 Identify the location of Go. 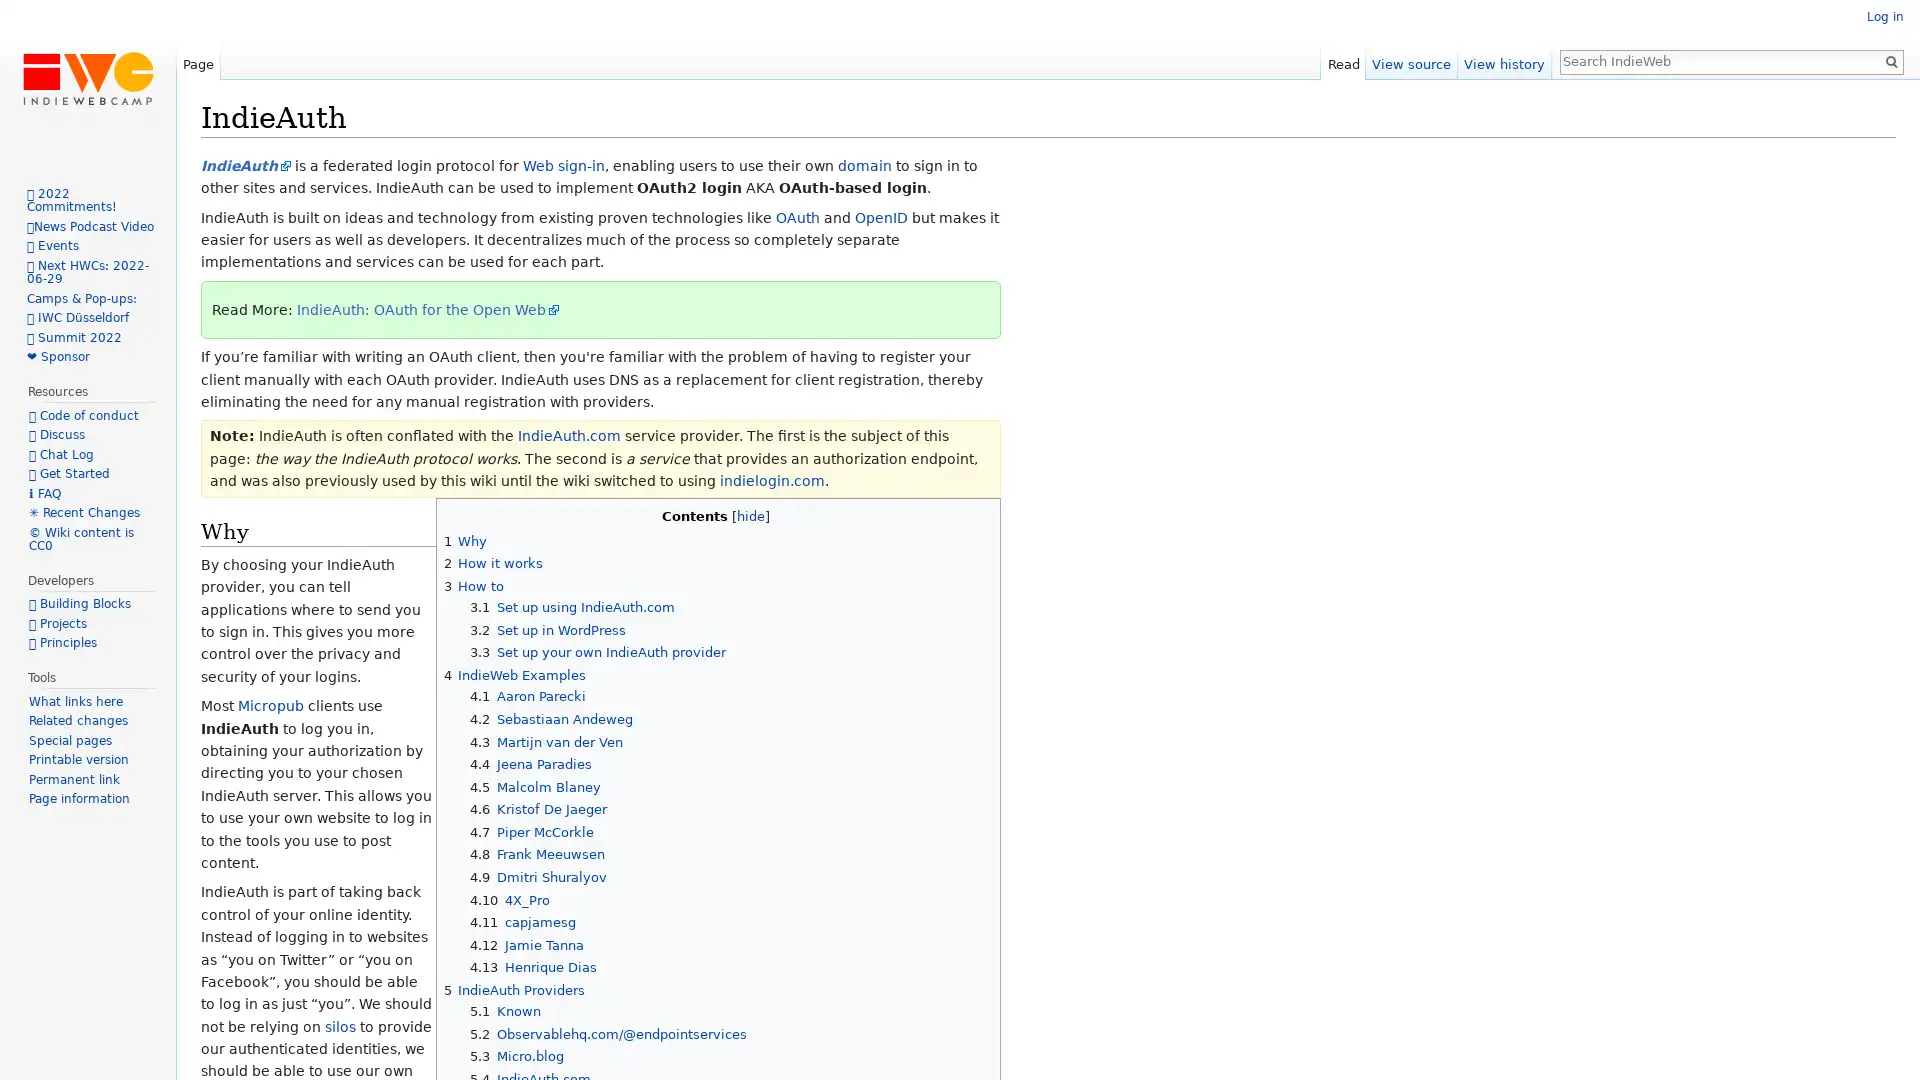
(1890, 60).